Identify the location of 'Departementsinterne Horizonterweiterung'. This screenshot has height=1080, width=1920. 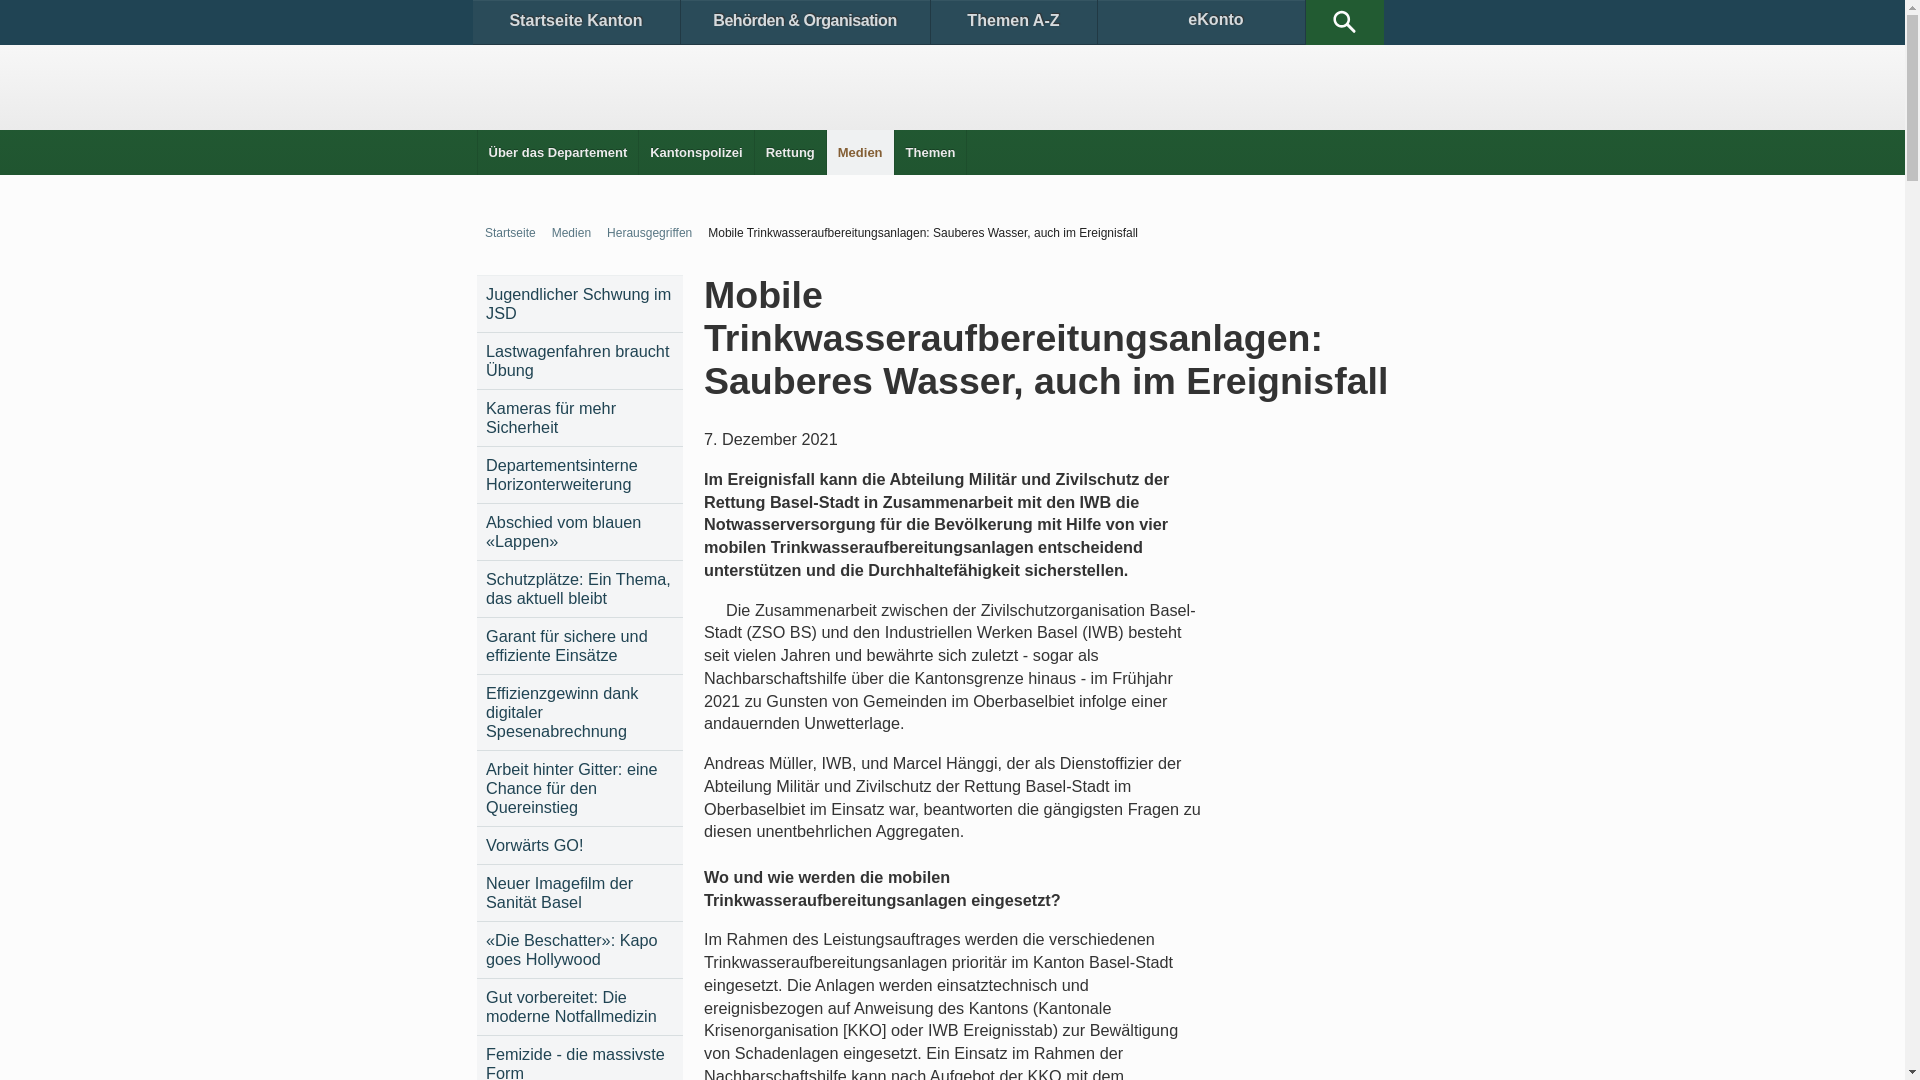
(579, 474).